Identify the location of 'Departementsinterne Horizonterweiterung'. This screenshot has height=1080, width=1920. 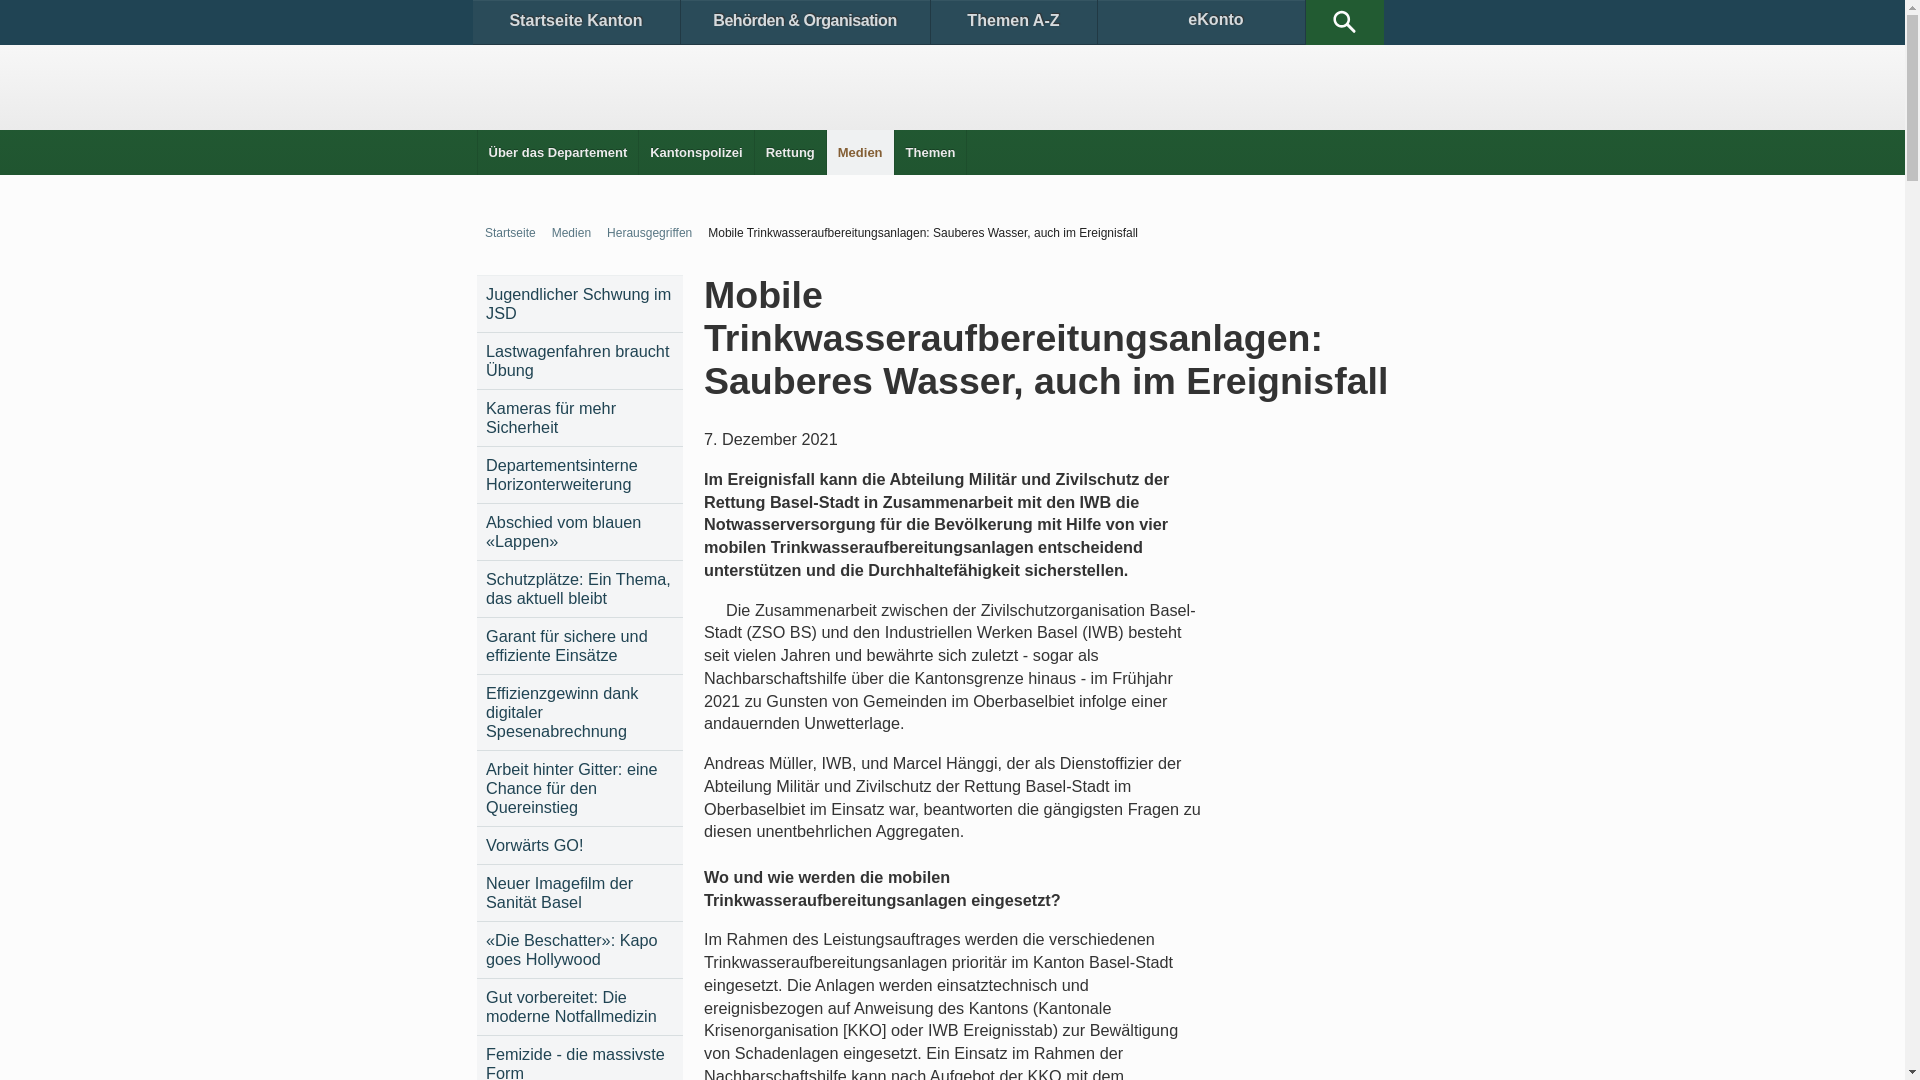
(579, 474).